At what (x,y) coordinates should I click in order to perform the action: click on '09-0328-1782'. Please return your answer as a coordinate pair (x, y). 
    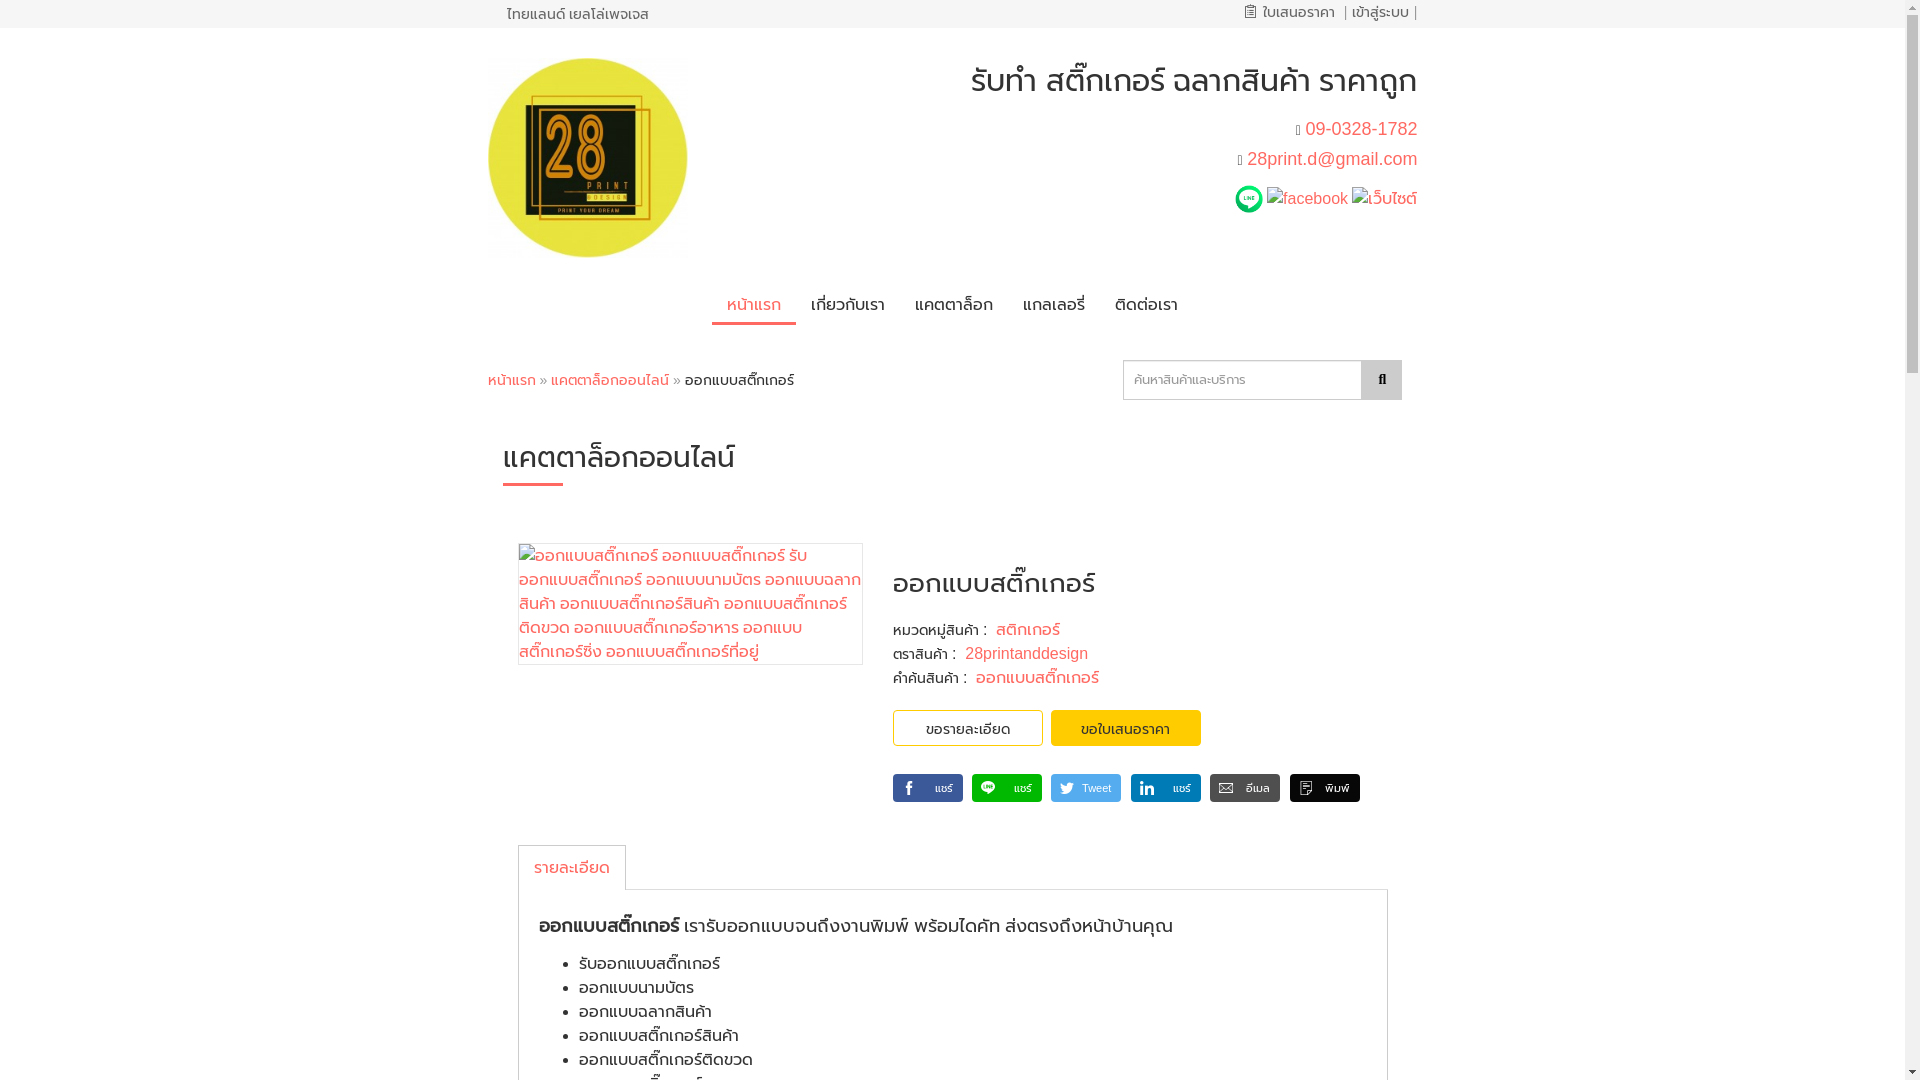
    Looking at the image, I should click on (1360, 127).